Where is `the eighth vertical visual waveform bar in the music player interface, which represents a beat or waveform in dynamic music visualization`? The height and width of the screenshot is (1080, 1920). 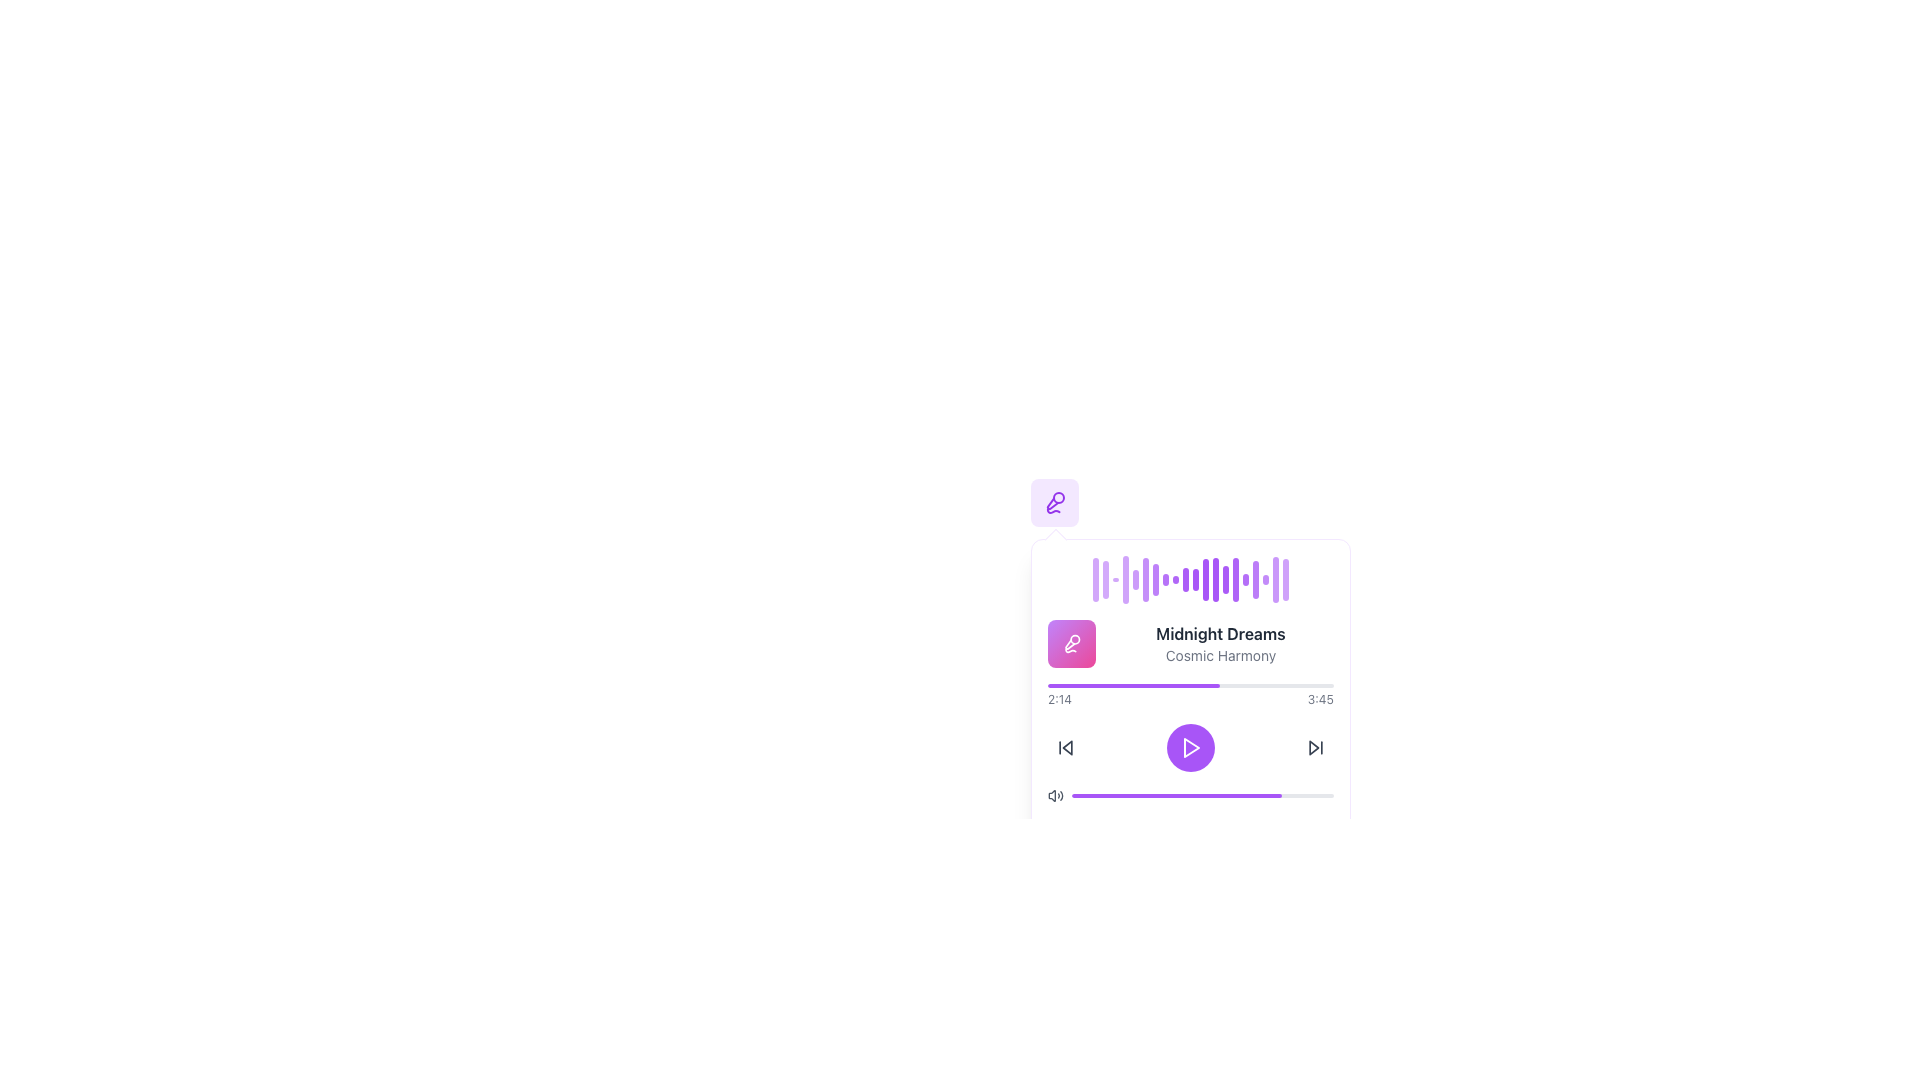
the eighth vertical visual waveform bar in the music player interface, which represents a beat or waveform in dynamic music visualization is located at coordinates (1166, 579).